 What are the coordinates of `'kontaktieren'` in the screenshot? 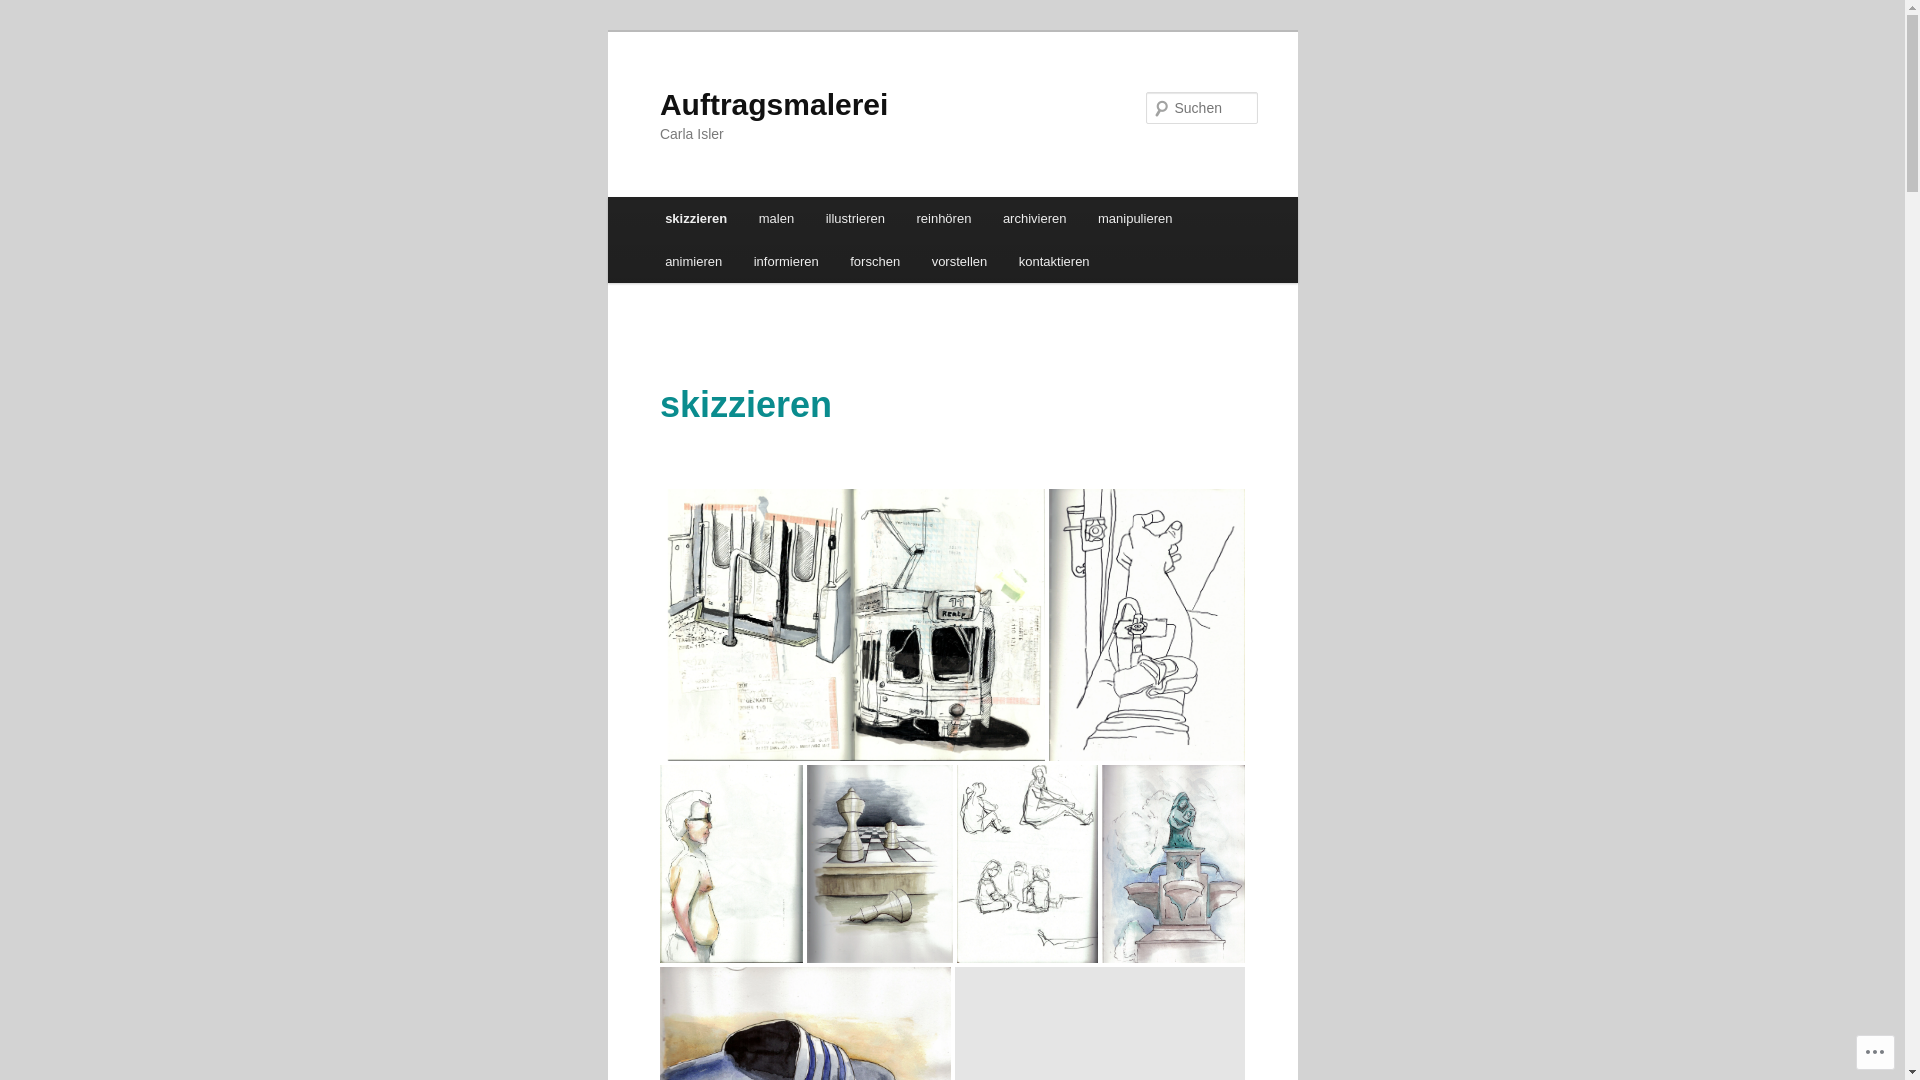 It's located at (1053, 260).